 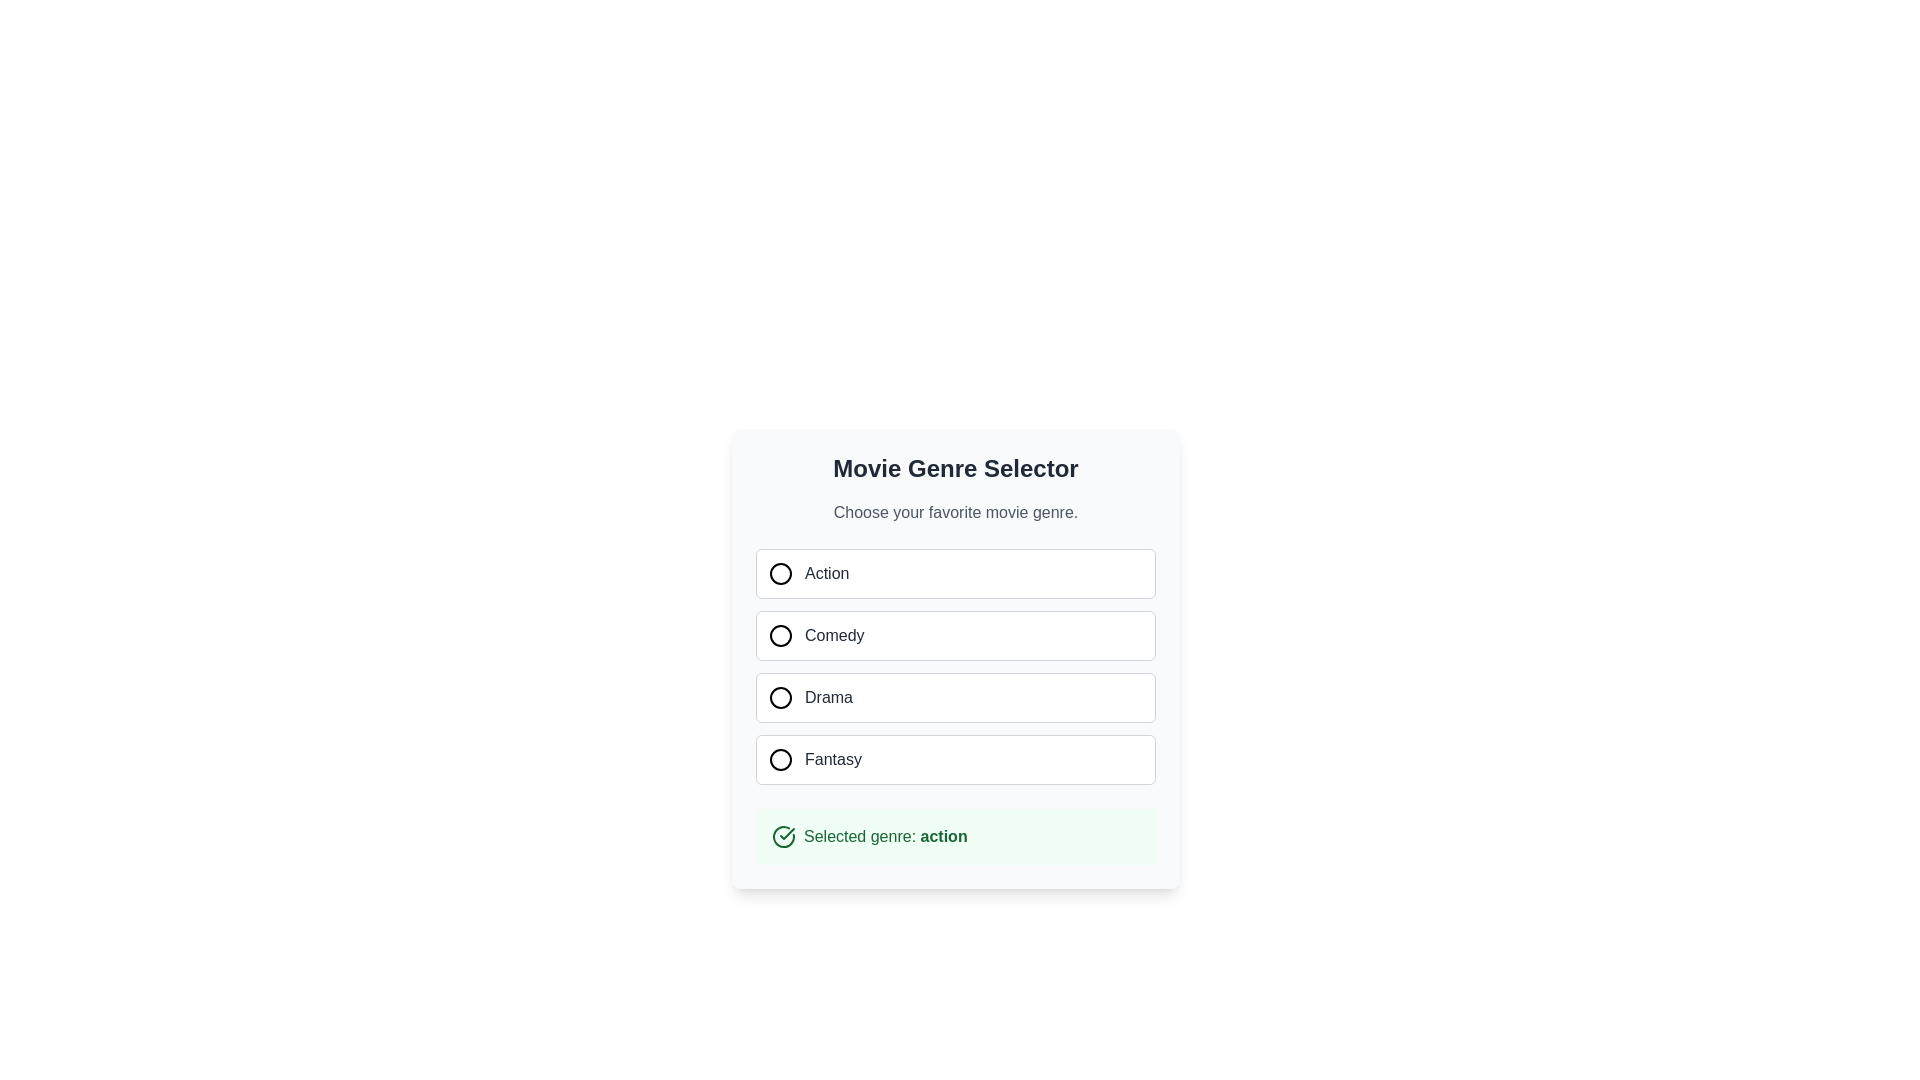 I want to click on the radio button for selecting the 'Action' genre in the movie genre selector to set it as the selected option, so click(x=780, y=574).